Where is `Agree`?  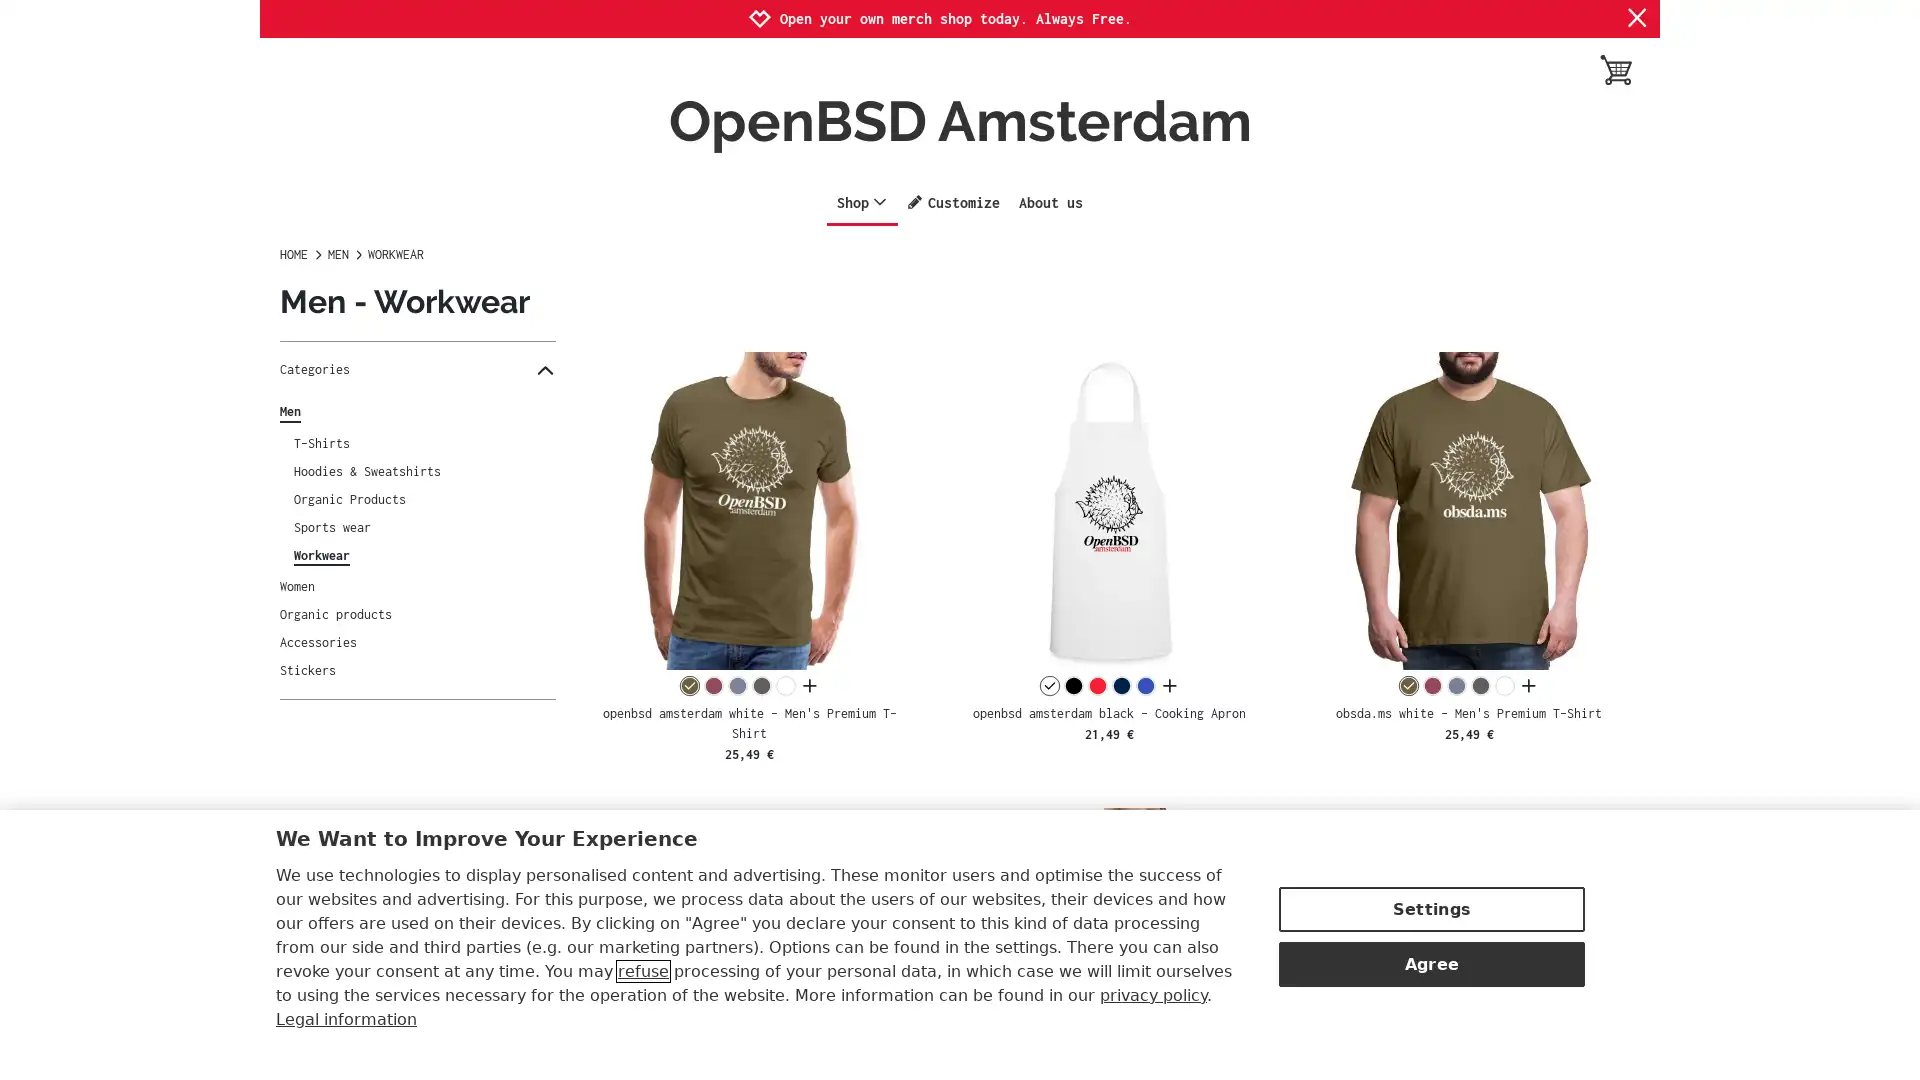
Agree is located at coordinates (1430, 963).